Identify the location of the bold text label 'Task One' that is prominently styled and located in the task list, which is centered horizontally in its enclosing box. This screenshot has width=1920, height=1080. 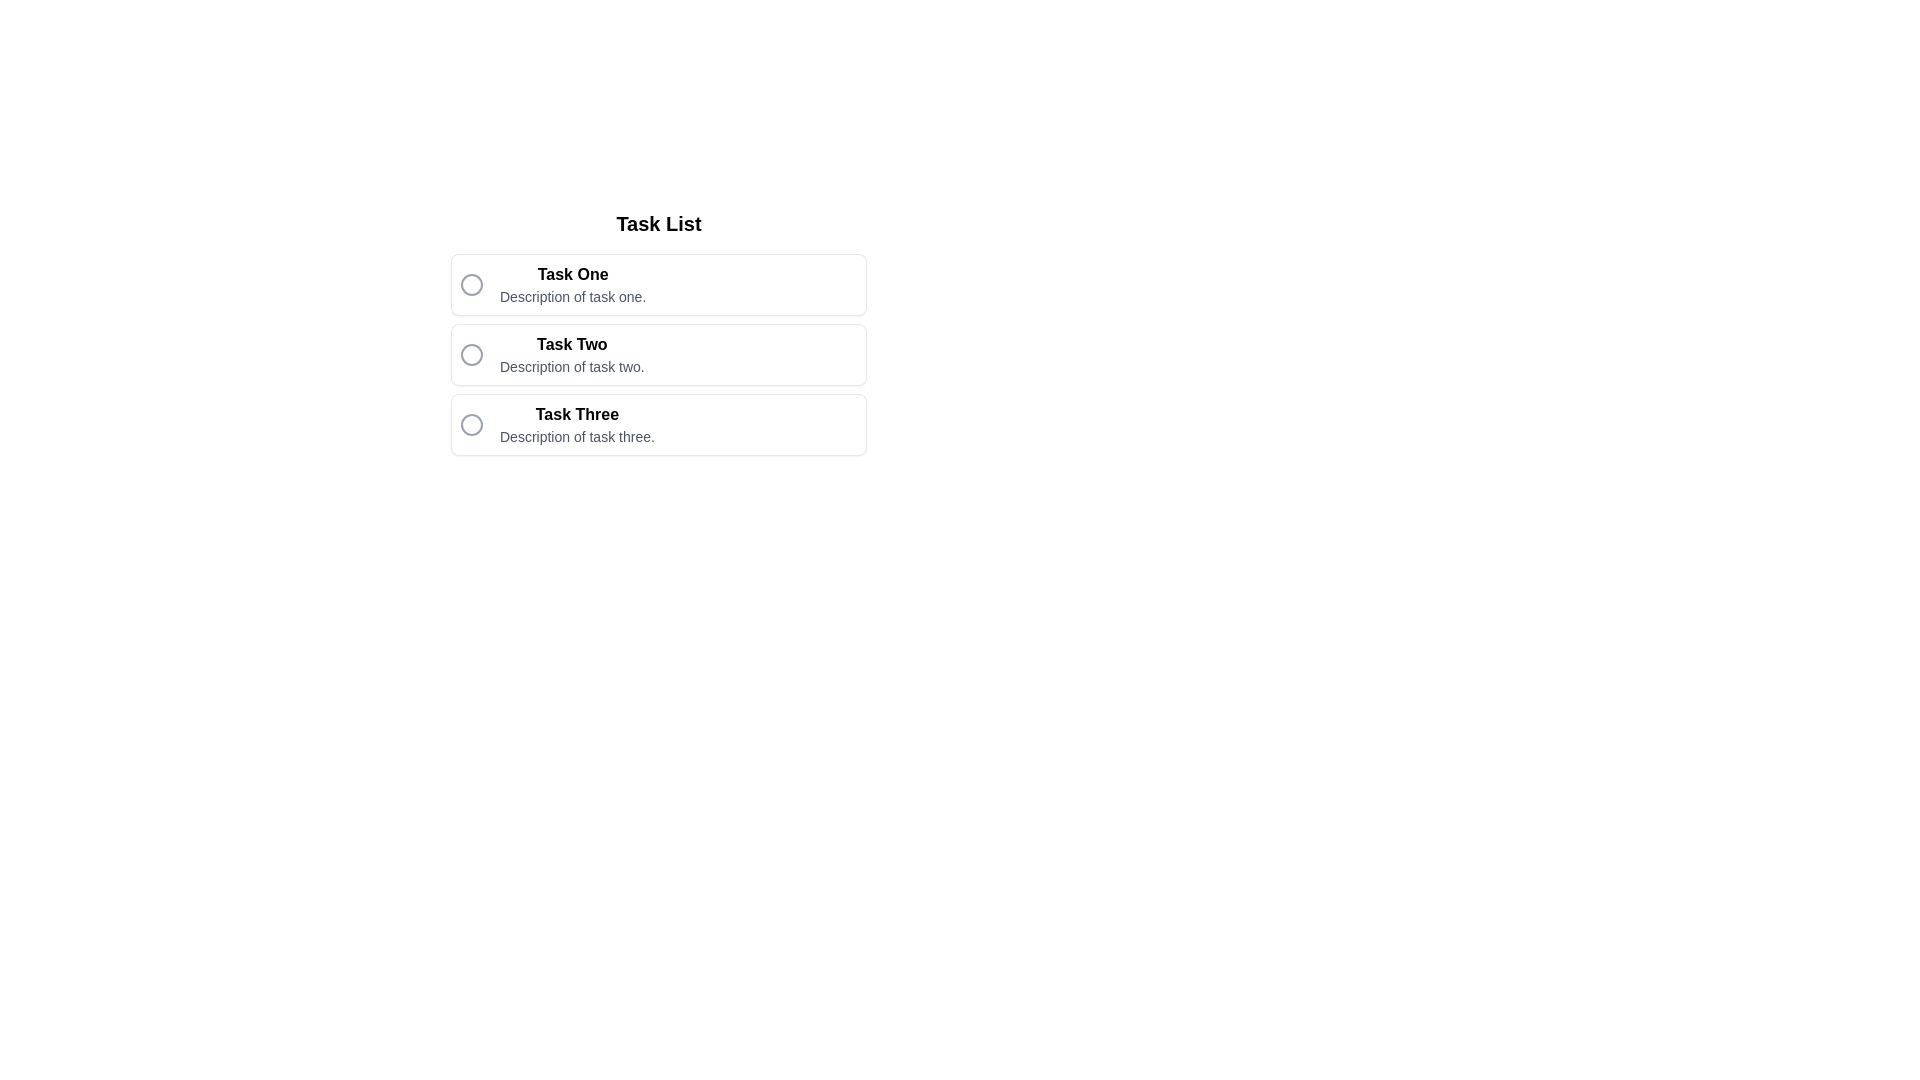
(572, 274).